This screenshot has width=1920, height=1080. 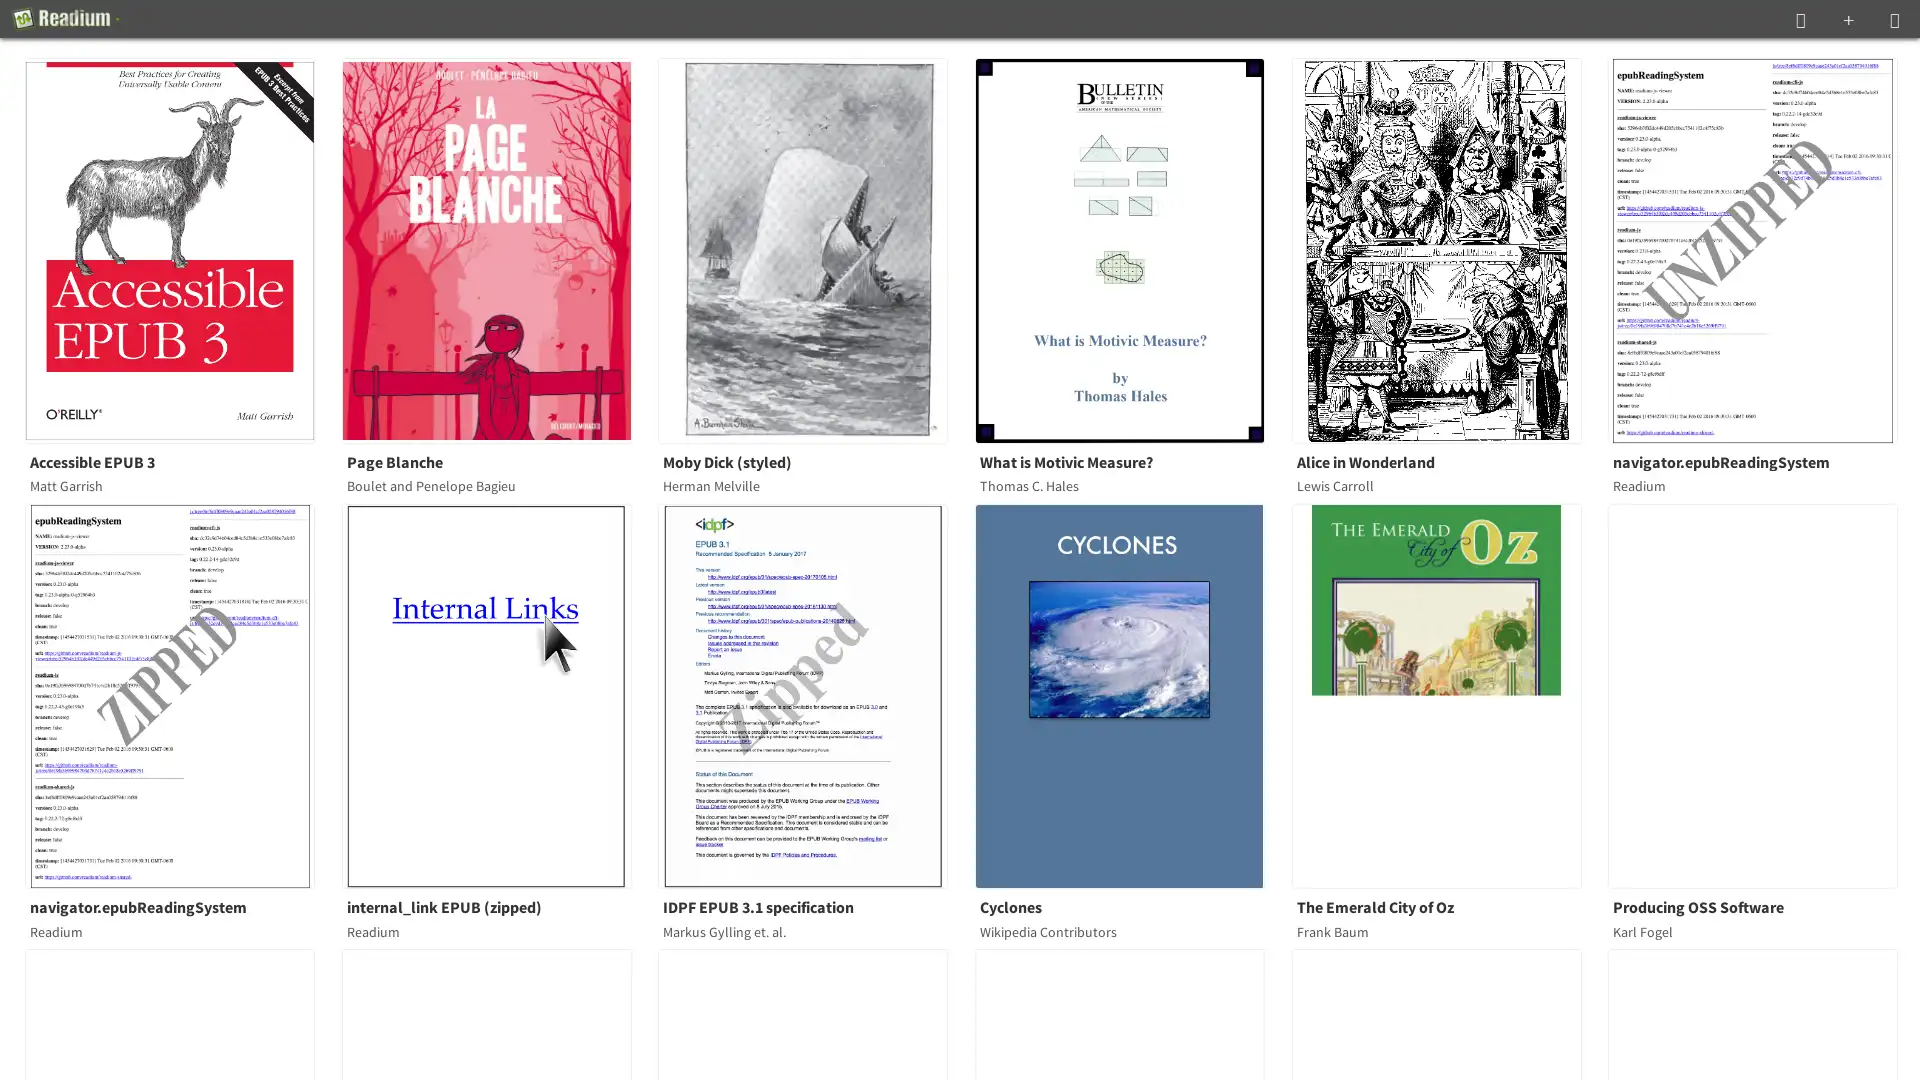 I want to click on (4) What is Motivic Measure?, so click(x=1132, y=249).